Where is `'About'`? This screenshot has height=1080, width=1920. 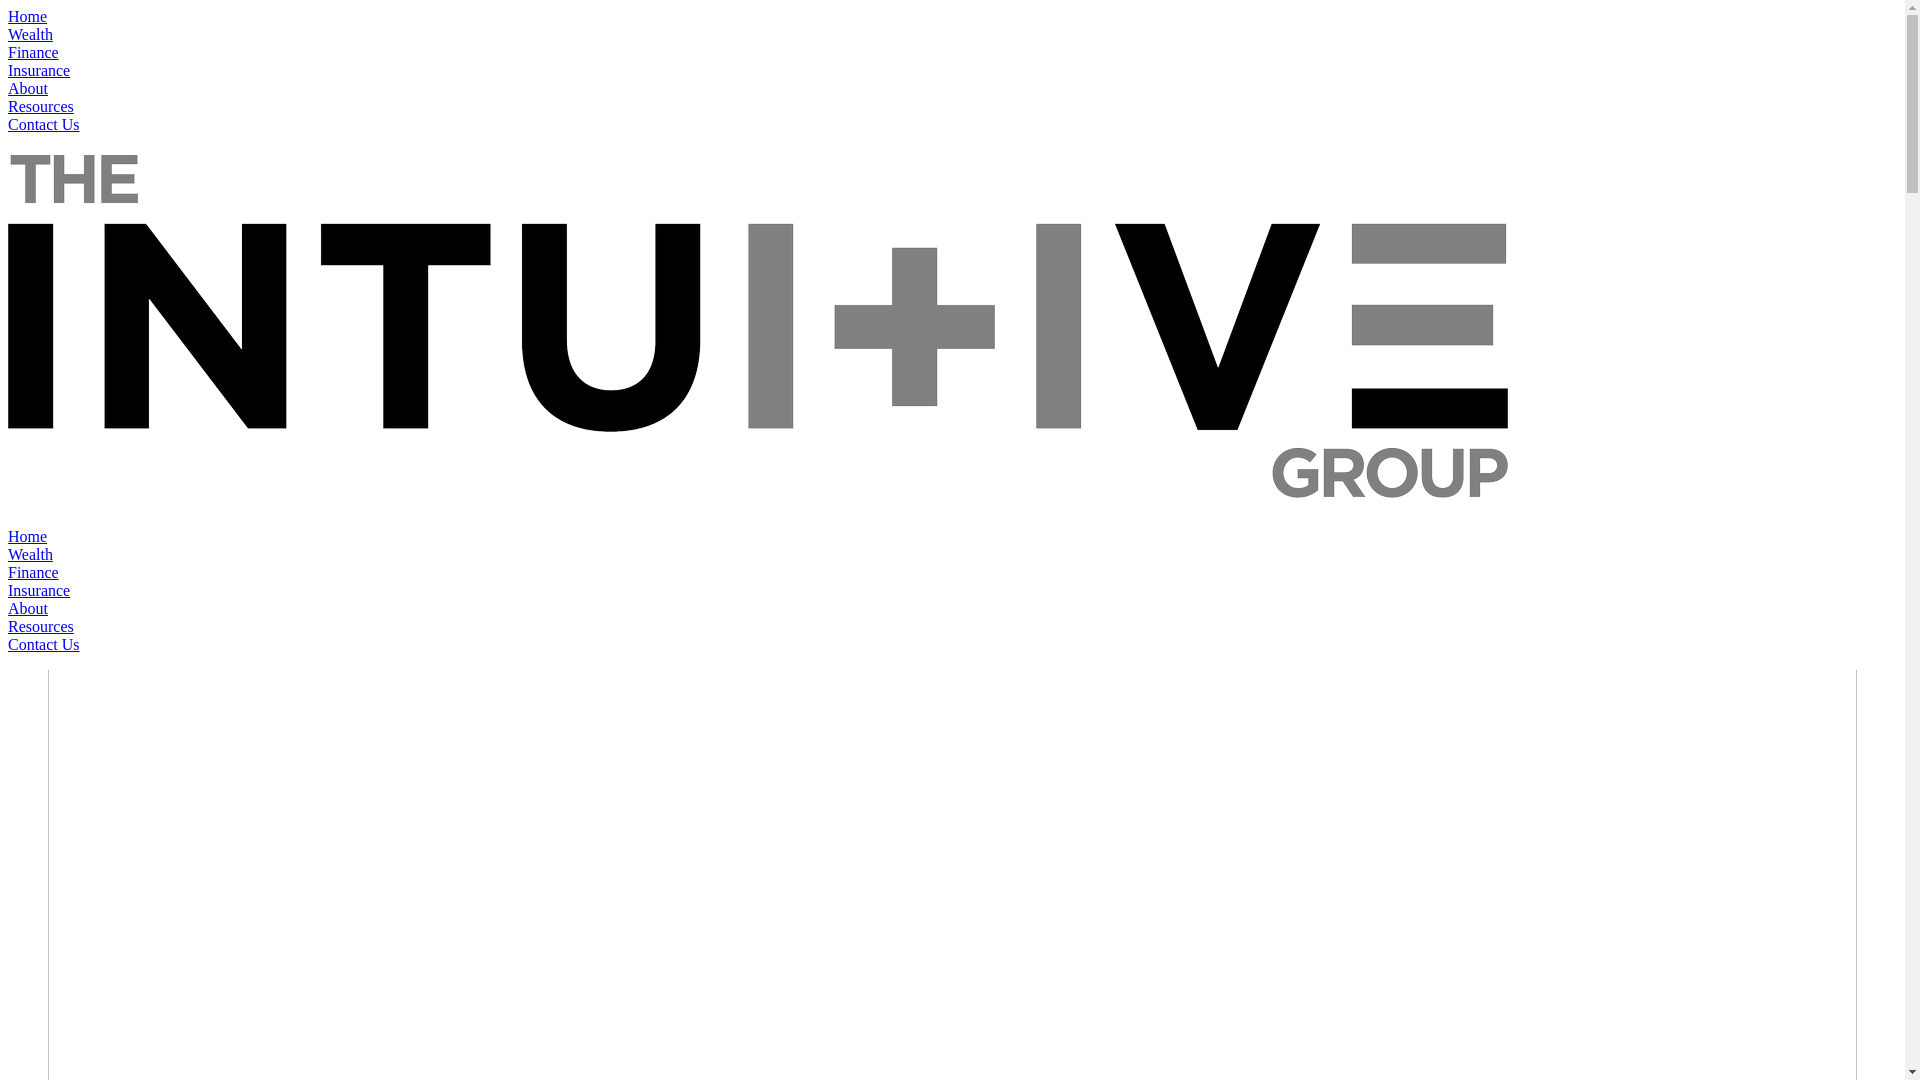 'About' is located at coordinates (8, 87).